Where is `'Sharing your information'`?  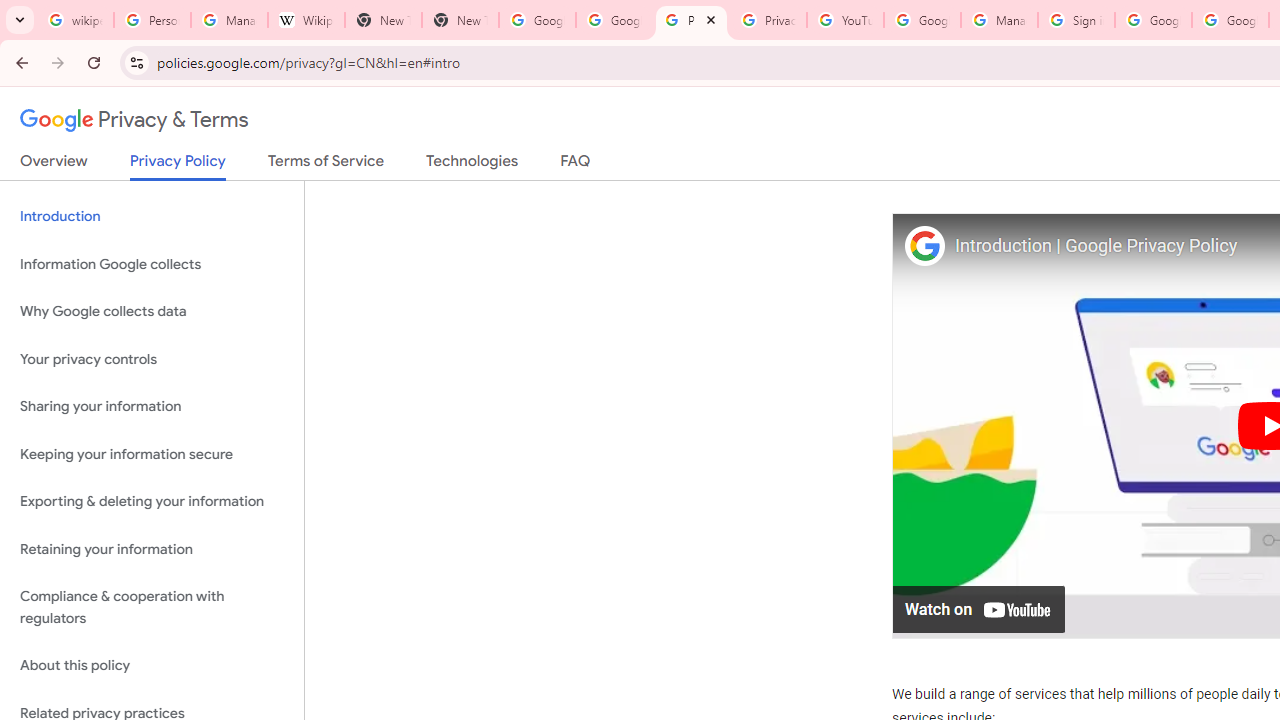 'Sharing your information' is located at coordinates (151, 406).